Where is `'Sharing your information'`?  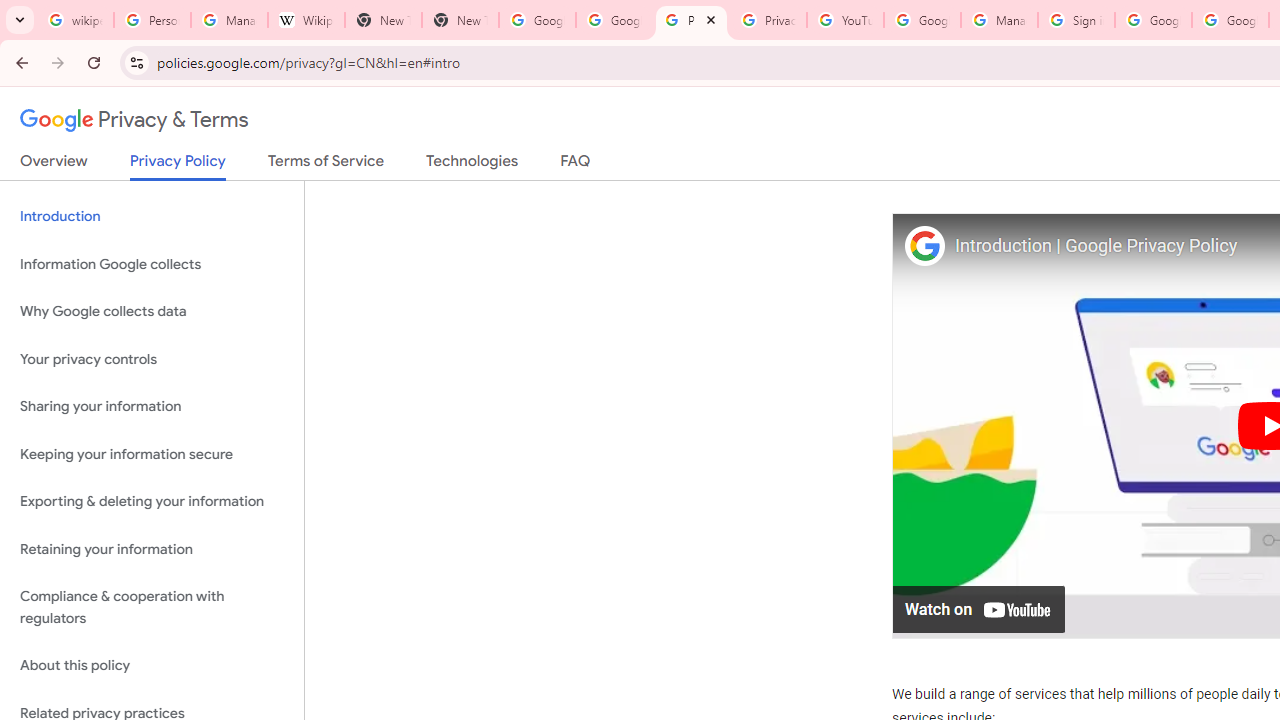 'Sharing your information' is located at coordinates (151, 406).